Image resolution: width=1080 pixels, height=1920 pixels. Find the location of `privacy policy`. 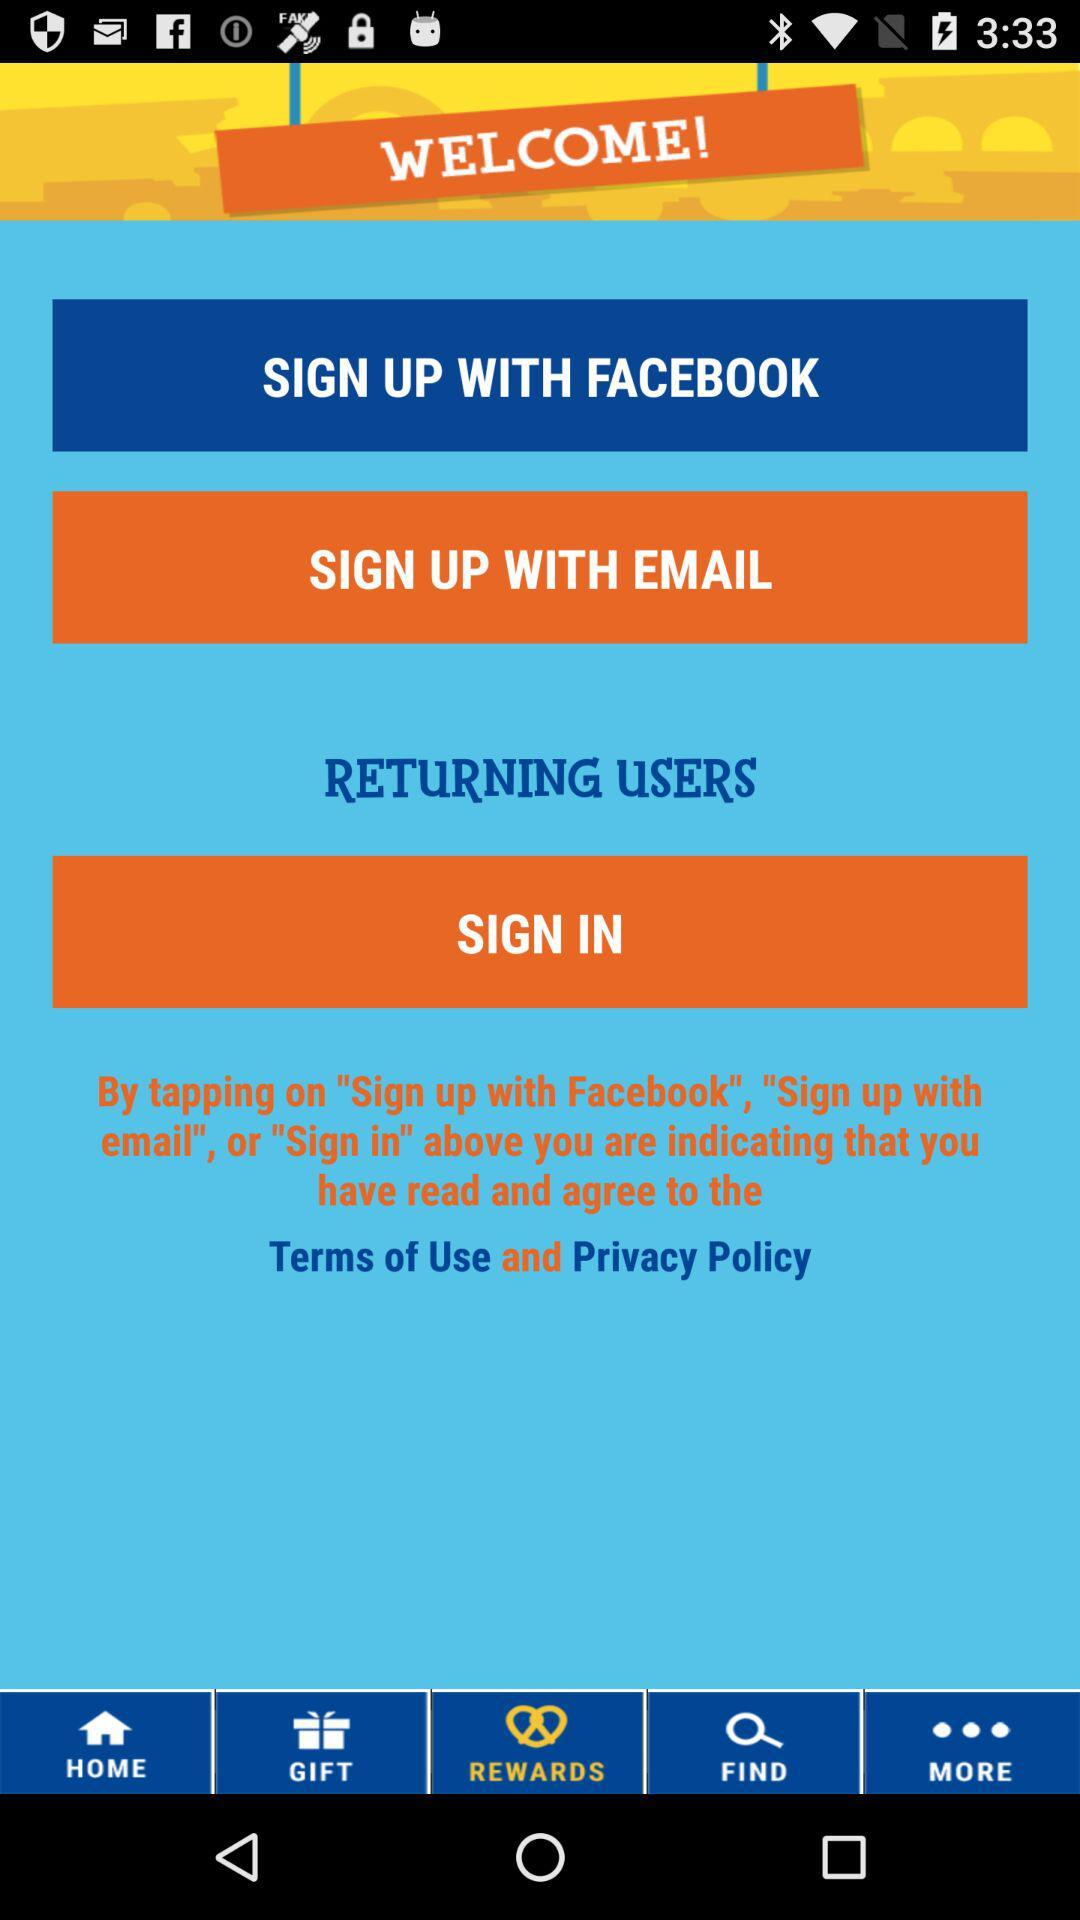

privacy policy is located at coordinates (690, 1261).